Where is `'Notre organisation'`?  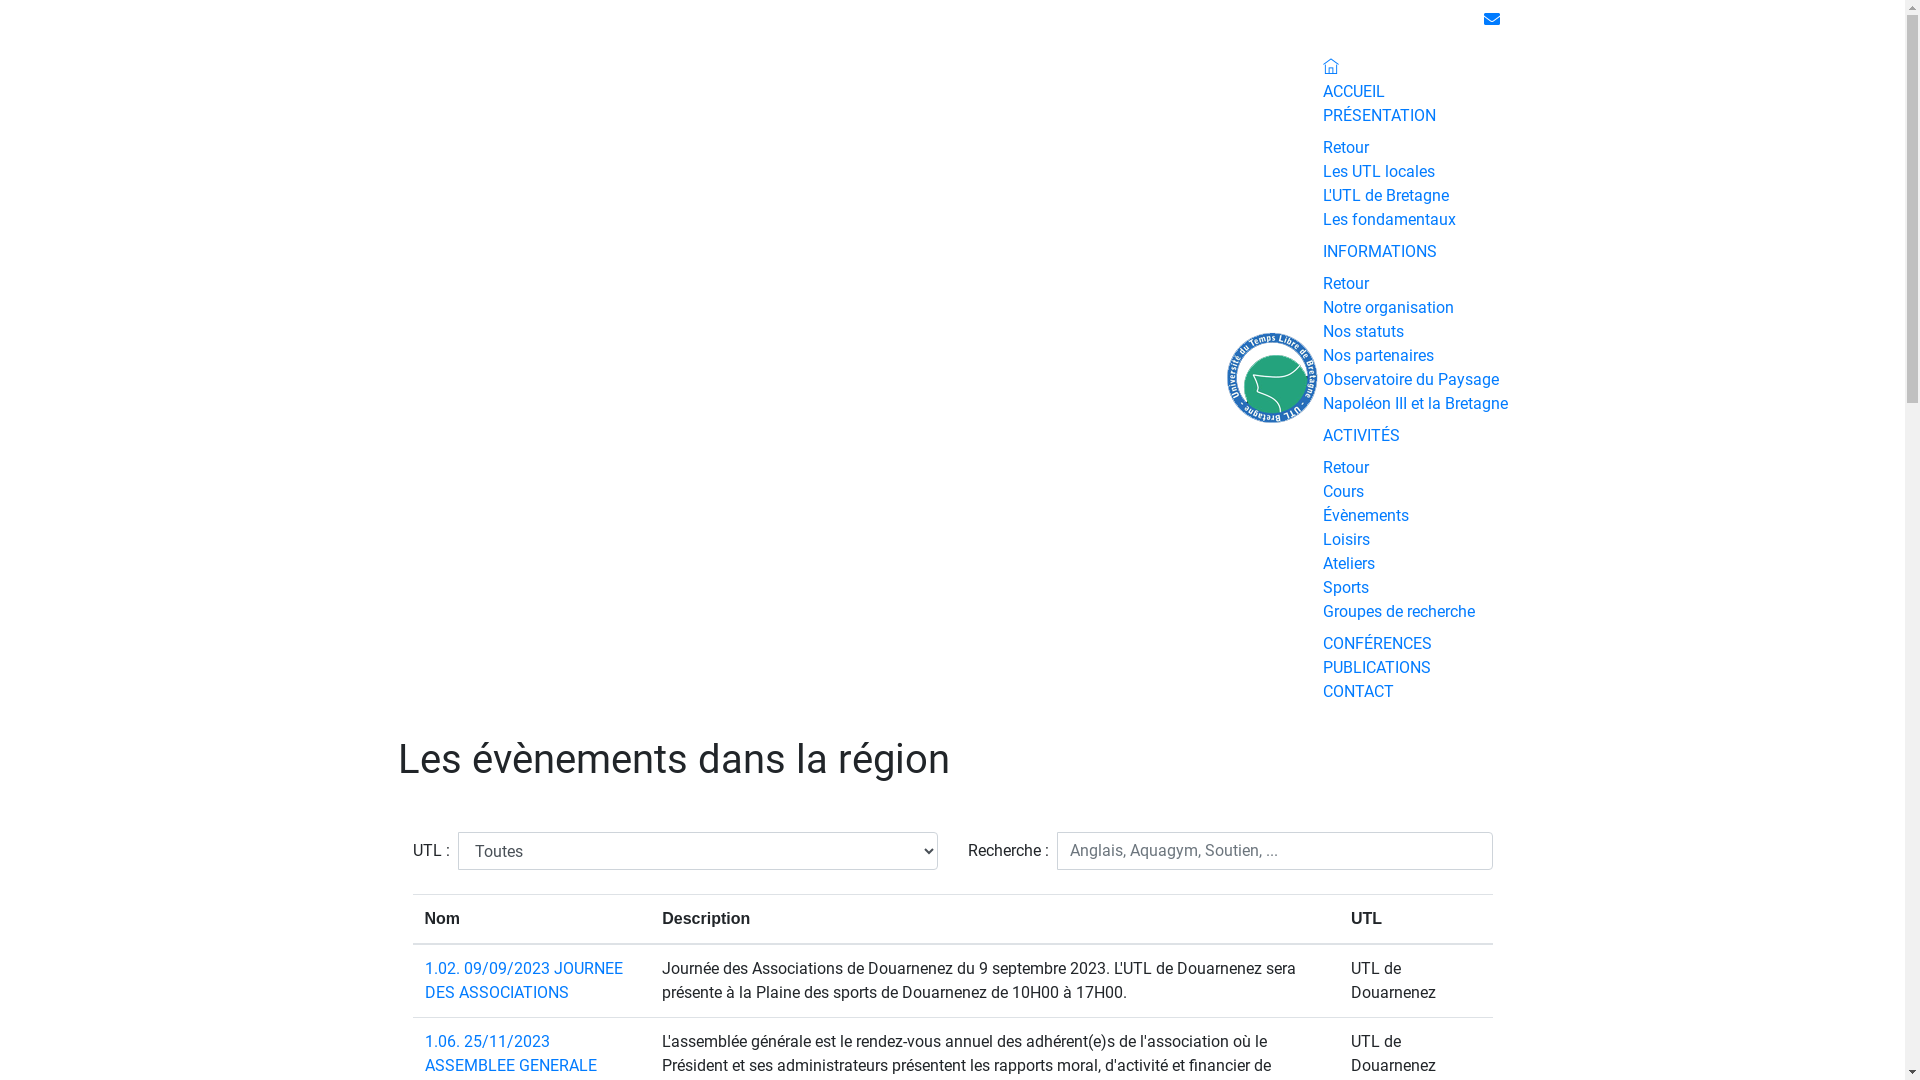 'Notre organisation' is located at coordinates (1386, 307).